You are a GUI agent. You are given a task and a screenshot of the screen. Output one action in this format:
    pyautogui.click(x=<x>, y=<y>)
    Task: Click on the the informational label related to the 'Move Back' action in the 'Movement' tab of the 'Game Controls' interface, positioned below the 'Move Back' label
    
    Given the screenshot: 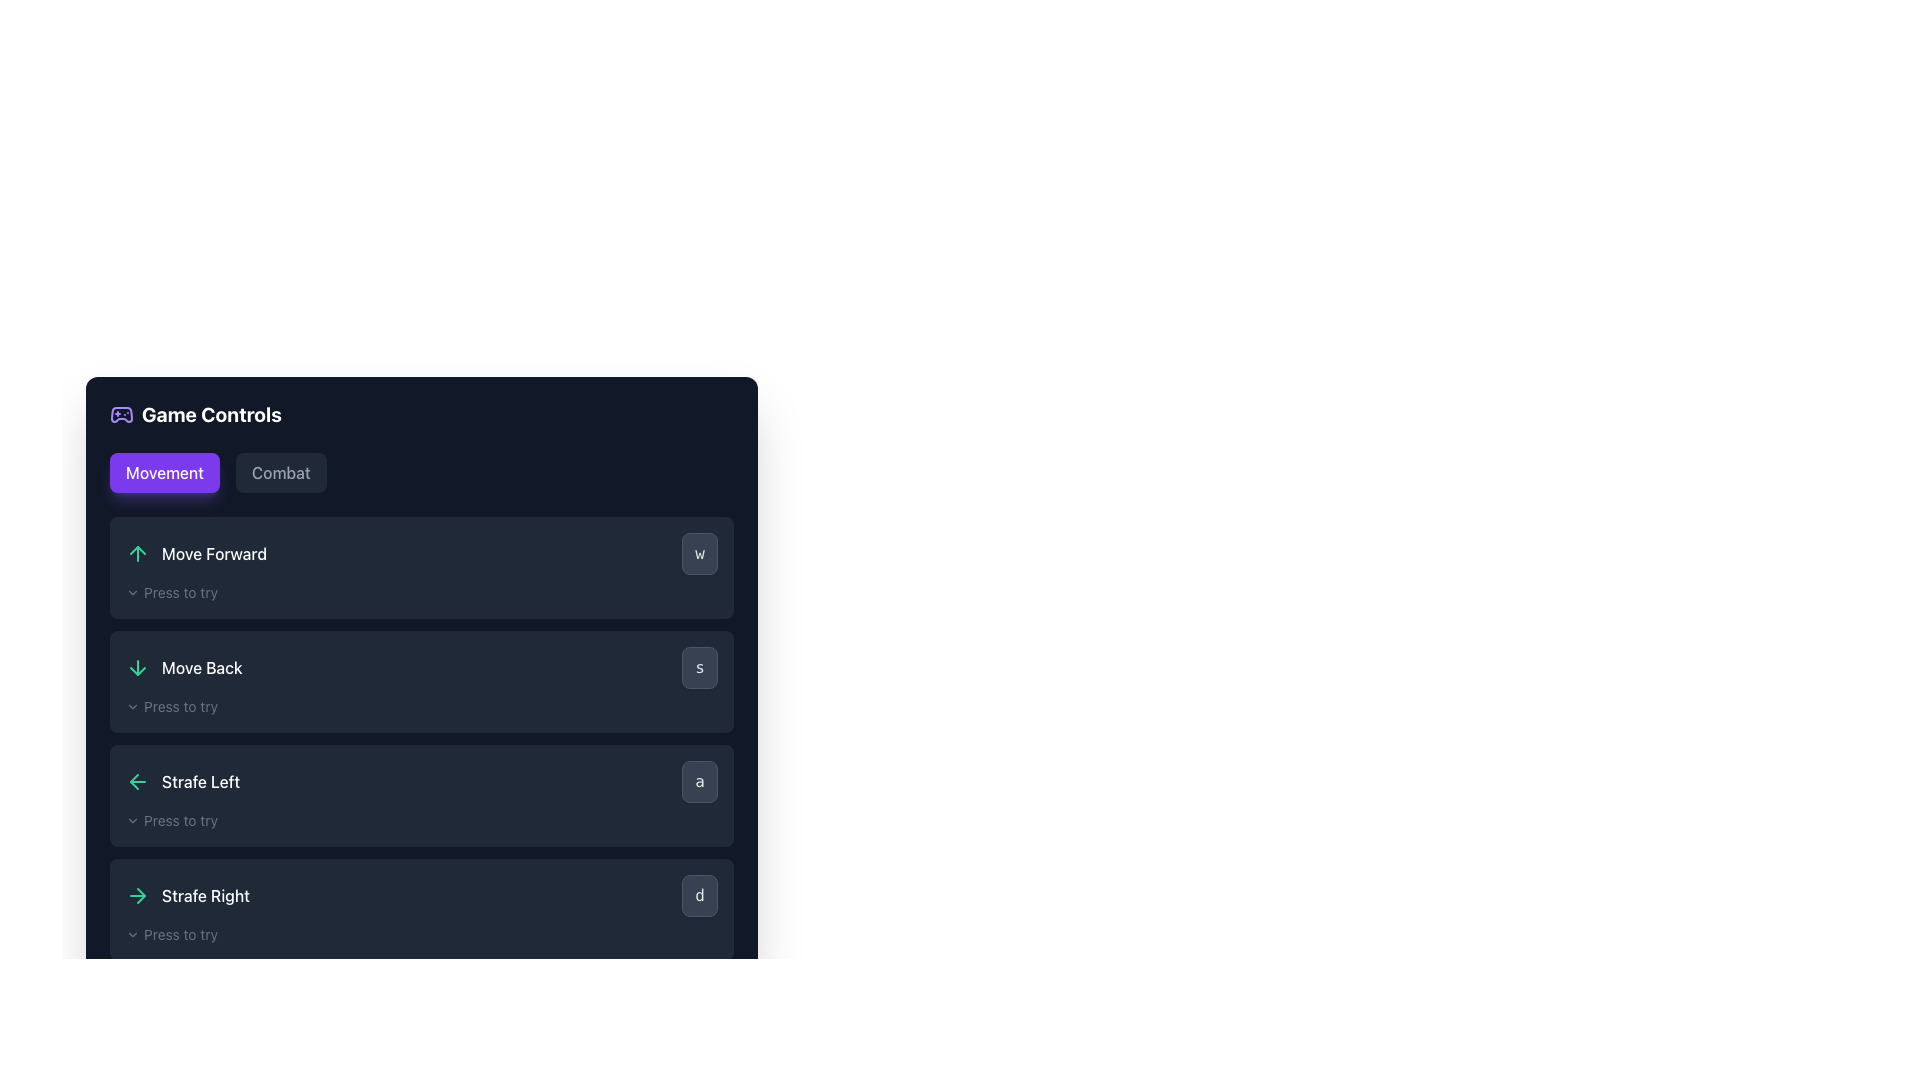 What is the action you would take?
    pyautogui.click(x=181, y=705)
    